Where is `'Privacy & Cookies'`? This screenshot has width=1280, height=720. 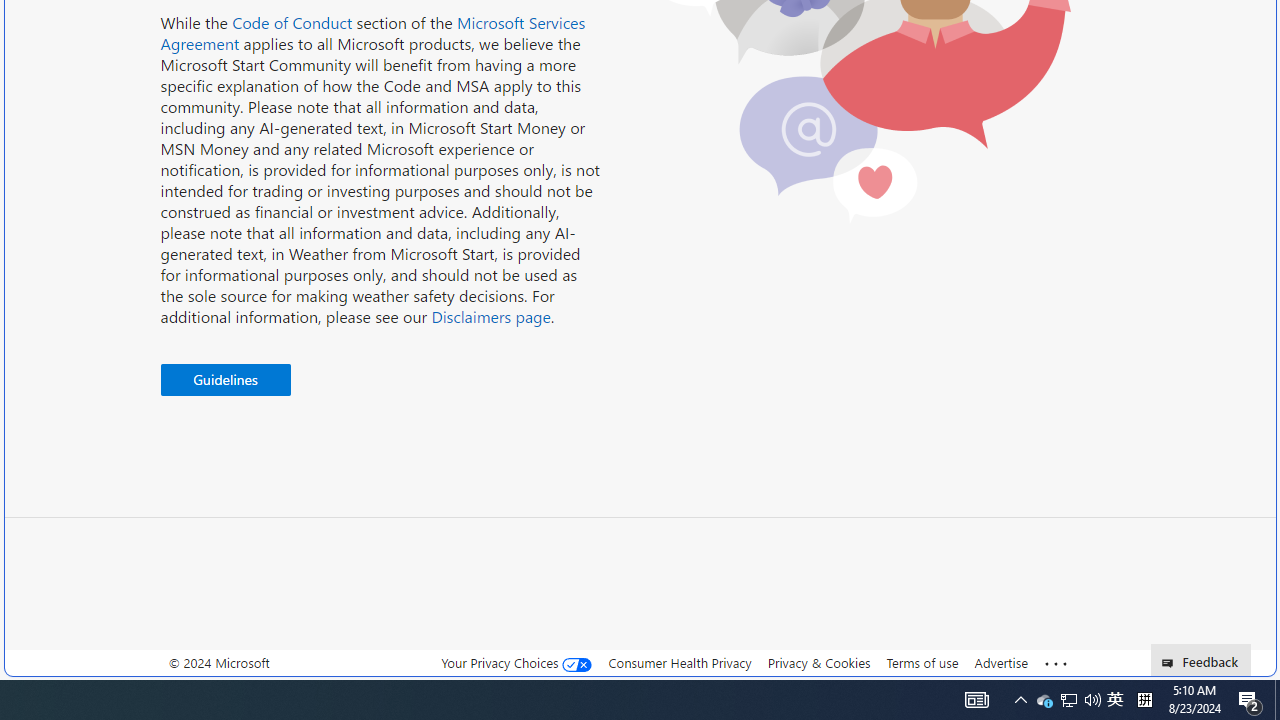
'Privacy & Cookies' is located at coordinates (818, 663).